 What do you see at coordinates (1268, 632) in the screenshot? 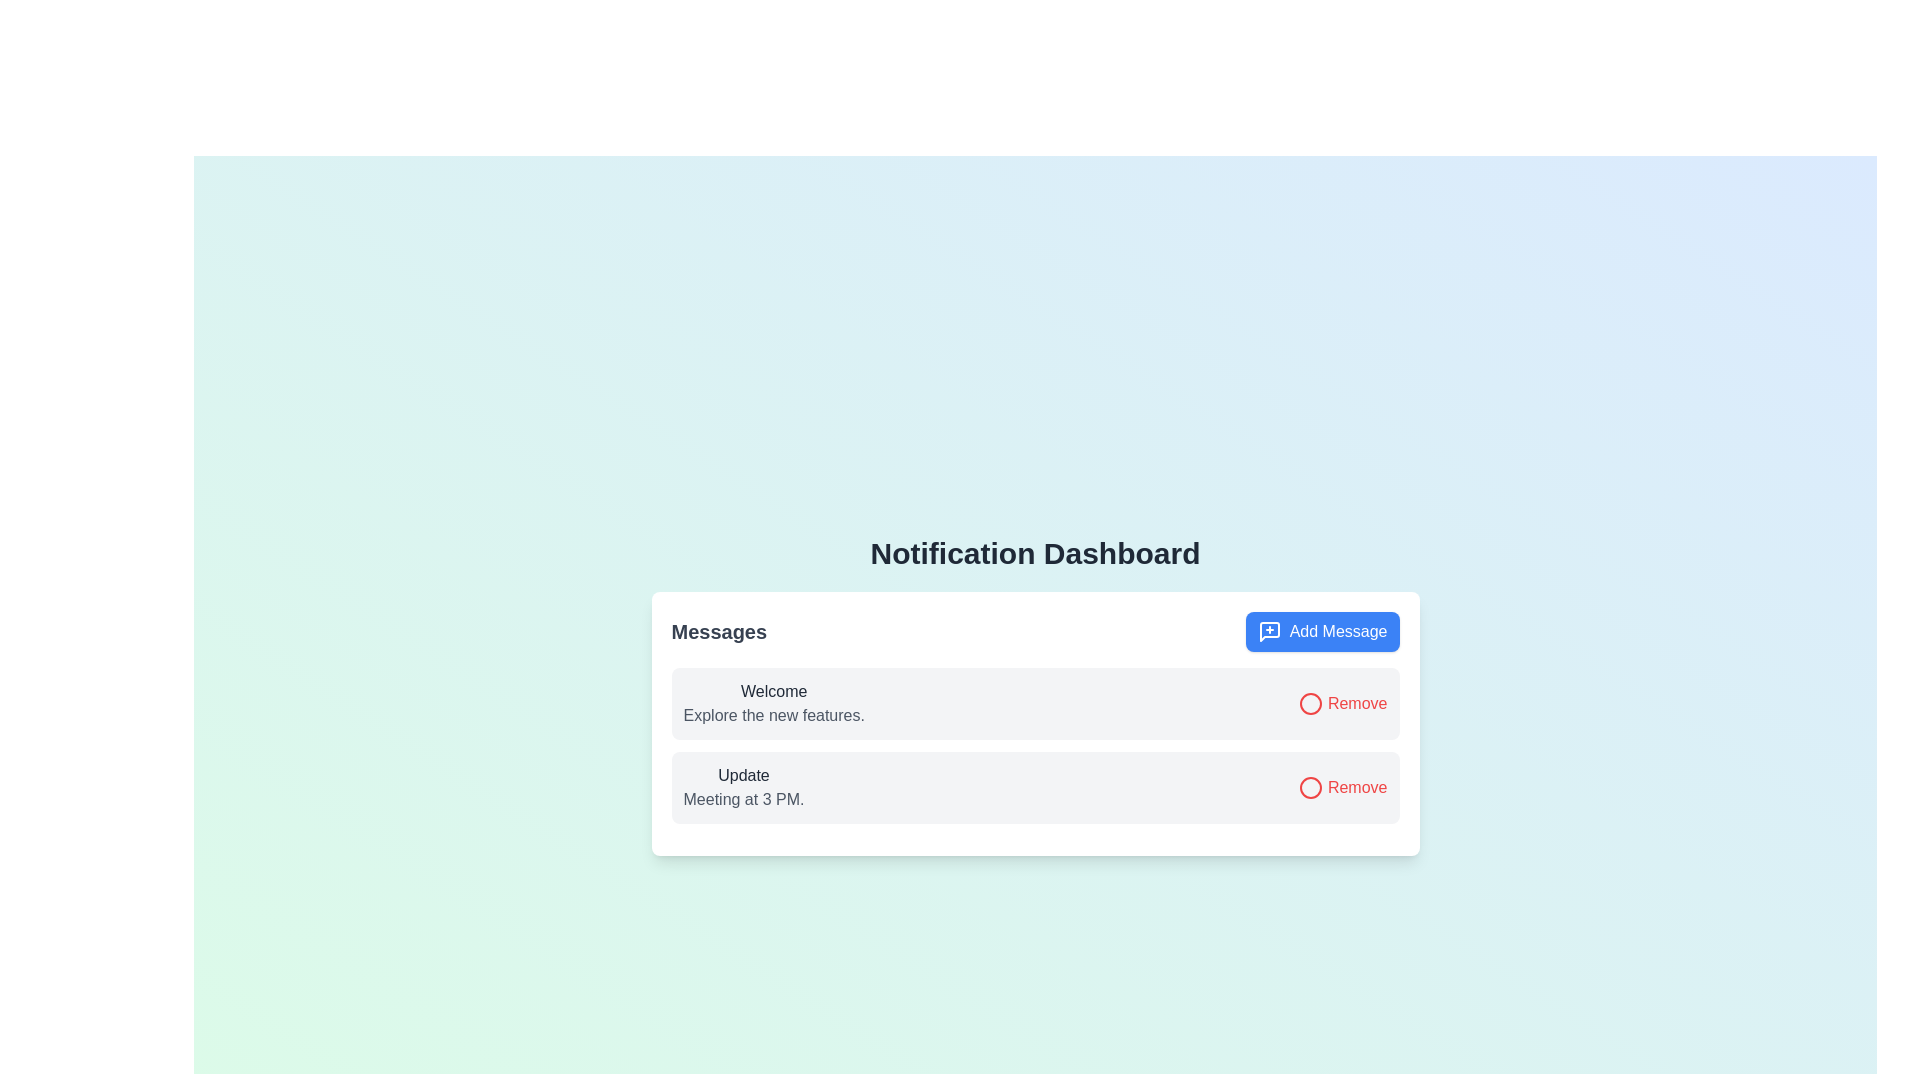
I see `the speech bubble icon with a plus sign inside, which is styled in white with a blue background, located within the 'Add Message' button at the top-right corner of the 'Messages' section` at bounding box center [1268, 632].